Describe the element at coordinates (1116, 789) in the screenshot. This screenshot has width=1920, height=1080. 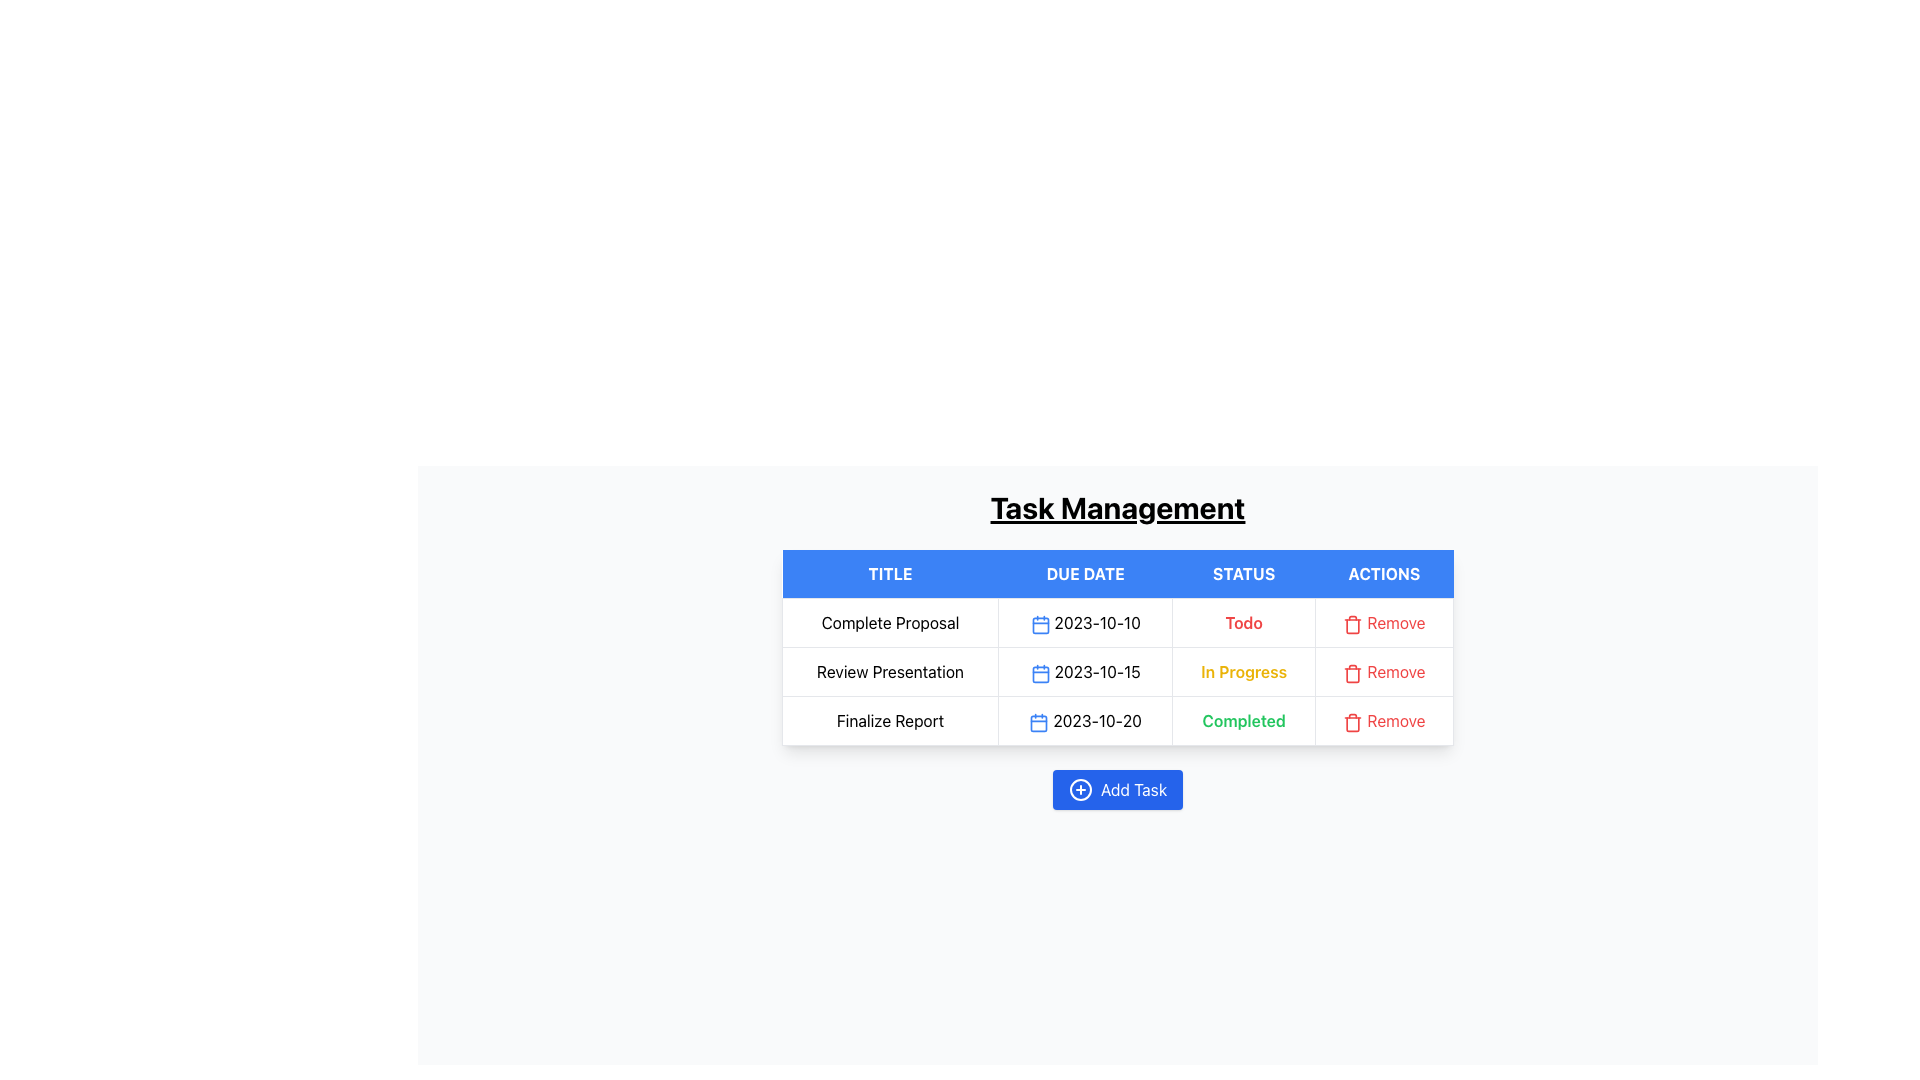
I see `the blue button labeled 'Add Task'` at that location.